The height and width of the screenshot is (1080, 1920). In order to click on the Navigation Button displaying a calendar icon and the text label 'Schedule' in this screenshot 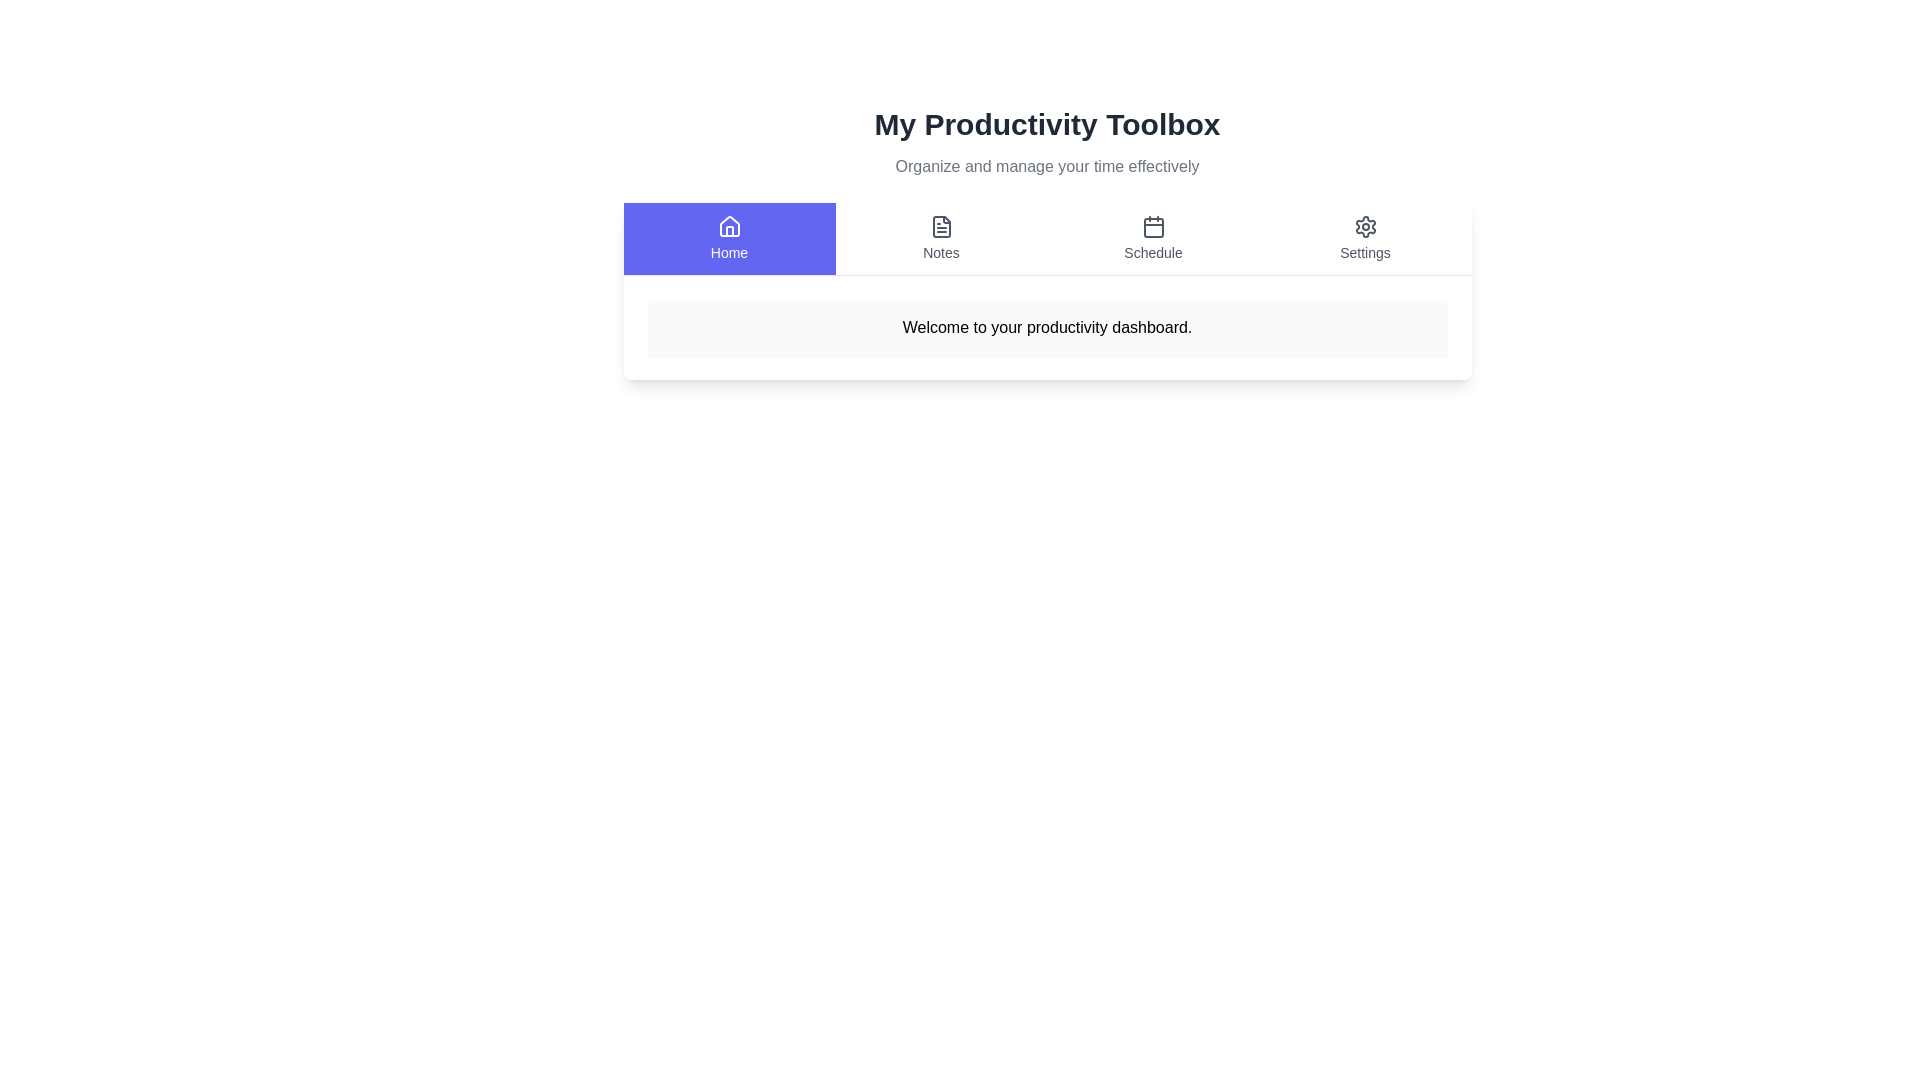, I will do `click(1153, 238)`.